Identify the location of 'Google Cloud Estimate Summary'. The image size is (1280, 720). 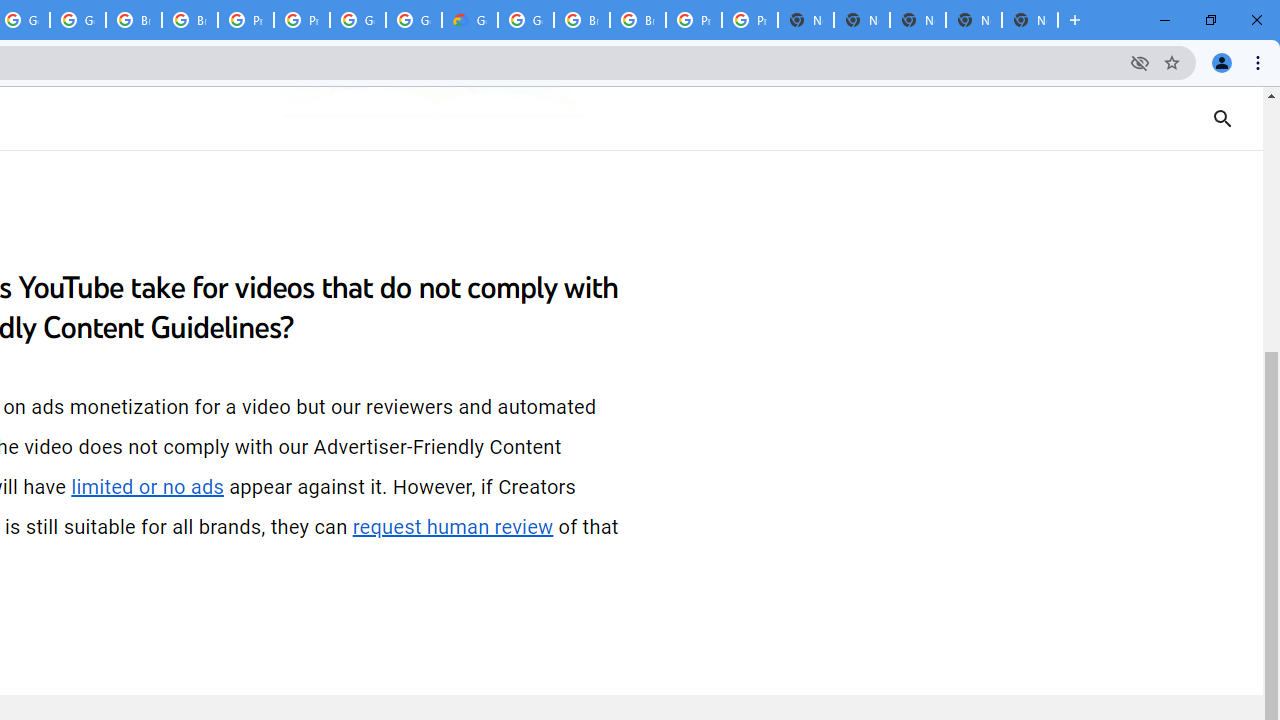
(468, 20).